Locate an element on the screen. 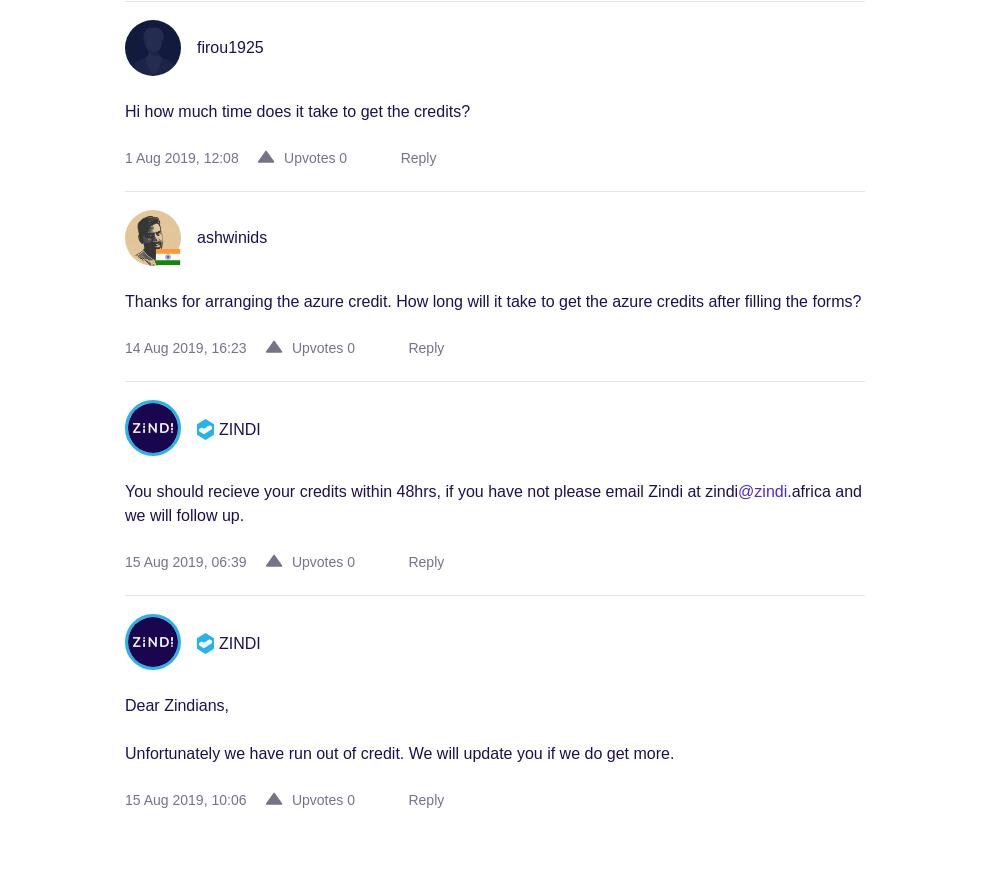 The height and width of the screenshot is (875, 990). '15 Aug 2019, 06:39' is located at coordinates (124, 561).